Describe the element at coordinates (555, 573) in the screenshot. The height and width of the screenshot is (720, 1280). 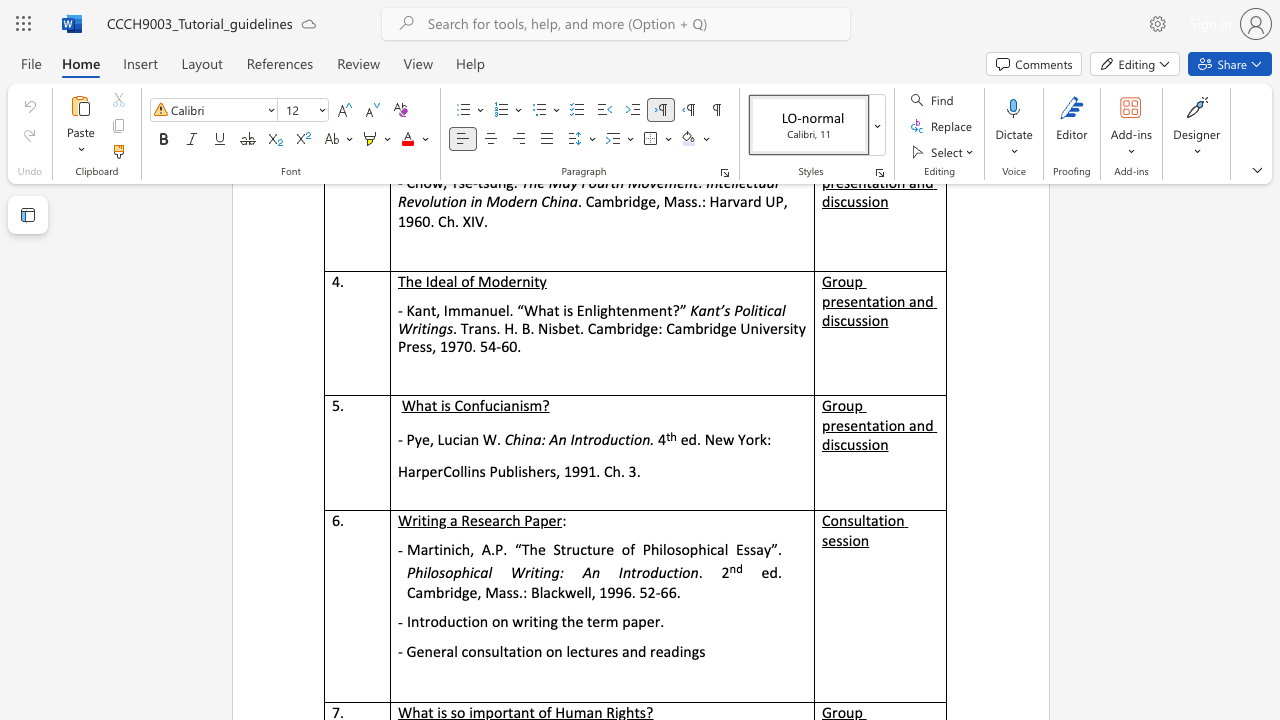
I see `the 1th character "a" in the text` at that location.